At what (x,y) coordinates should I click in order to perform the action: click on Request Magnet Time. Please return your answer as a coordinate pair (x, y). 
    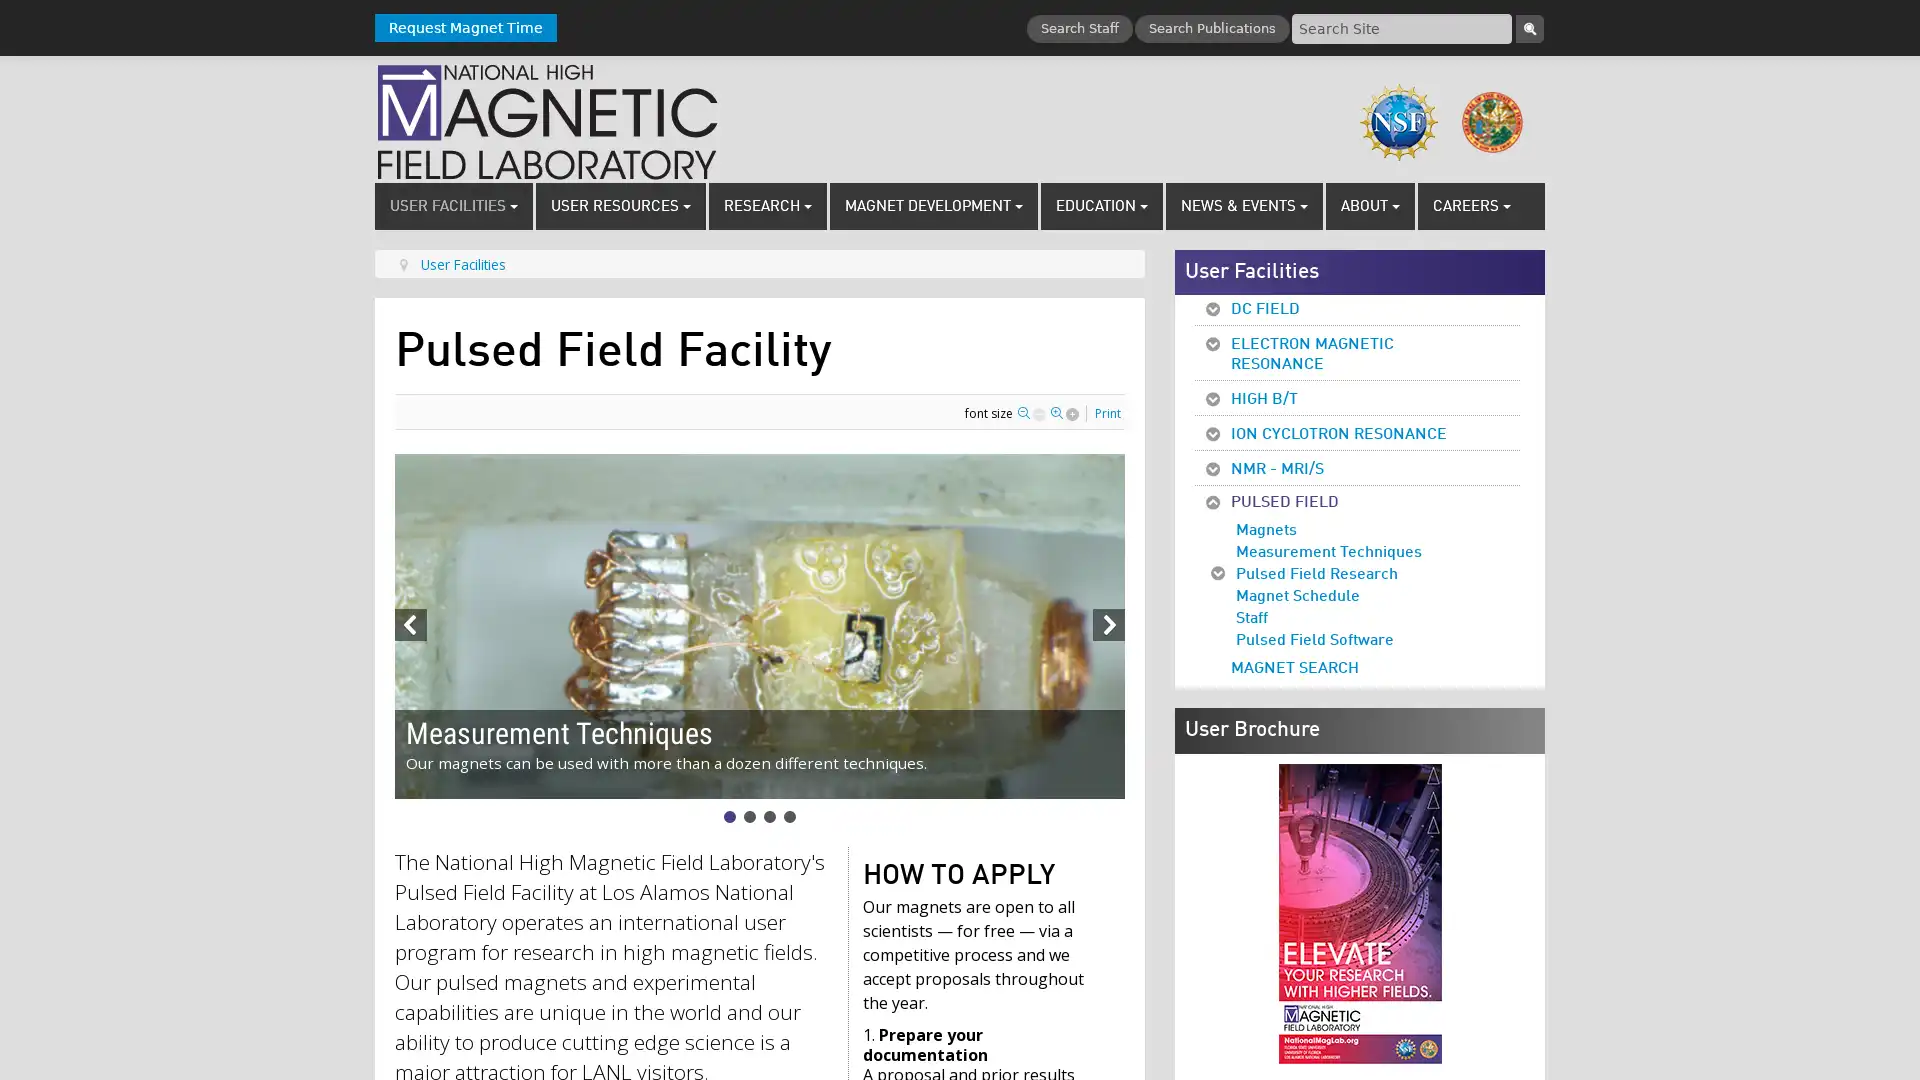
    Looking at the image, I should click on (464, 27).